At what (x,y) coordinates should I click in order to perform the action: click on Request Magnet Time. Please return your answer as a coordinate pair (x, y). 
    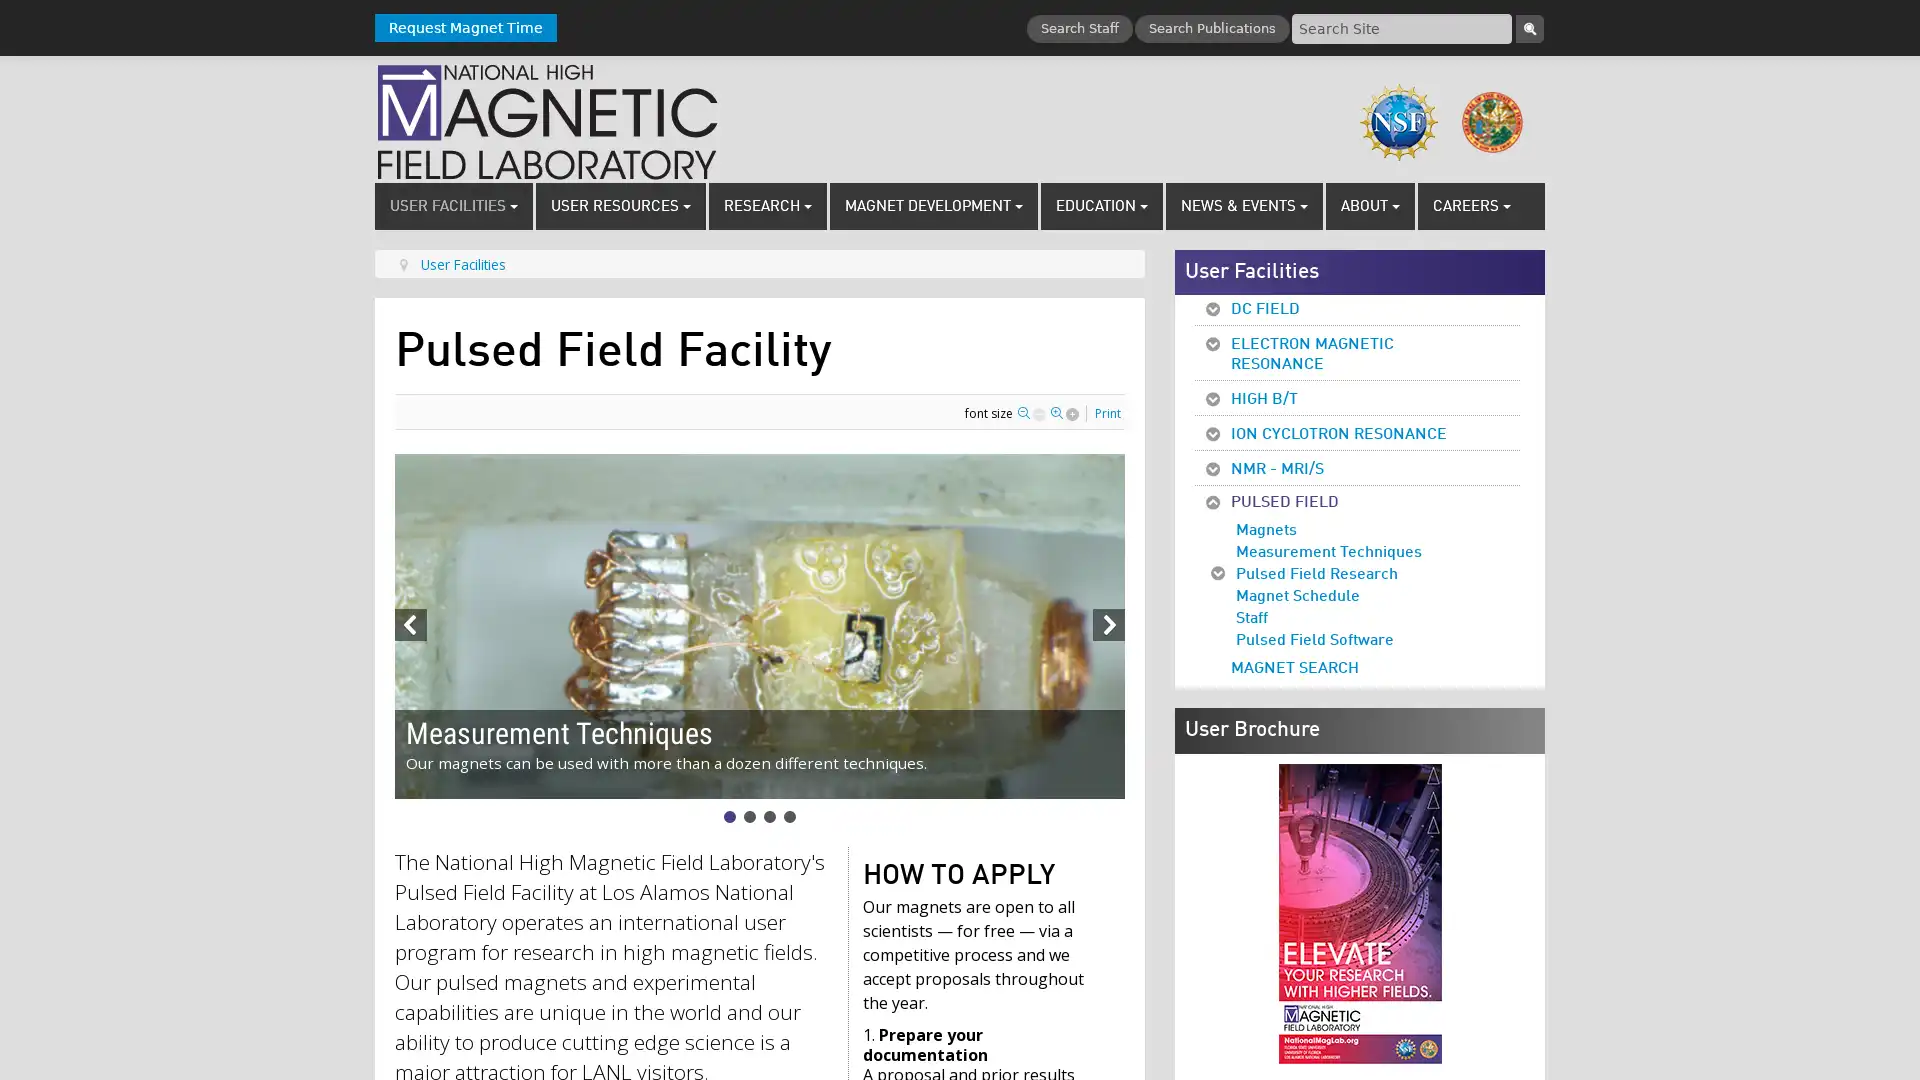
    Looking at the image, I should click on (464, 27).